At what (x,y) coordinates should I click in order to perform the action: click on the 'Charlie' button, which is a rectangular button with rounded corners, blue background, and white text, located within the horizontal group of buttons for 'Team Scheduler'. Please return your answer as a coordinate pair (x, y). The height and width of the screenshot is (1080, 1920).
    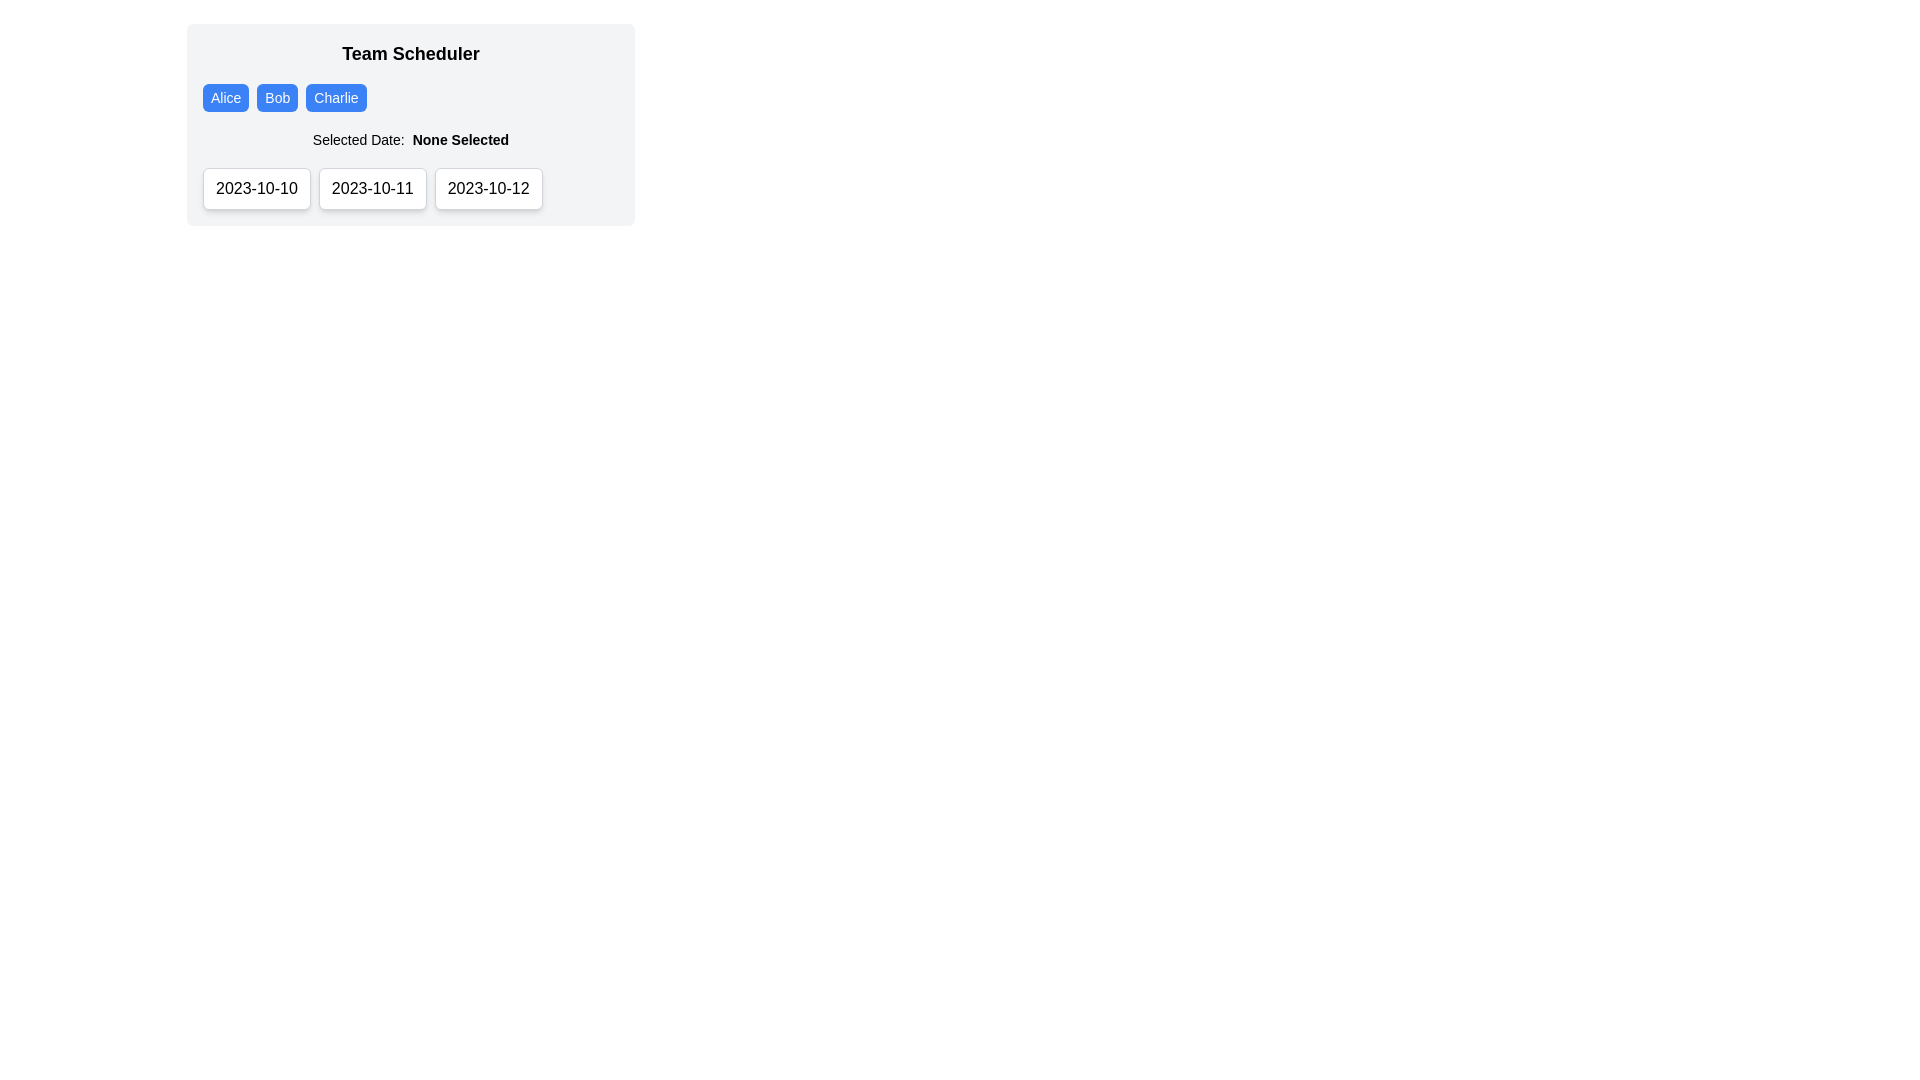
    Looking at the image, I should click on (336, 97).